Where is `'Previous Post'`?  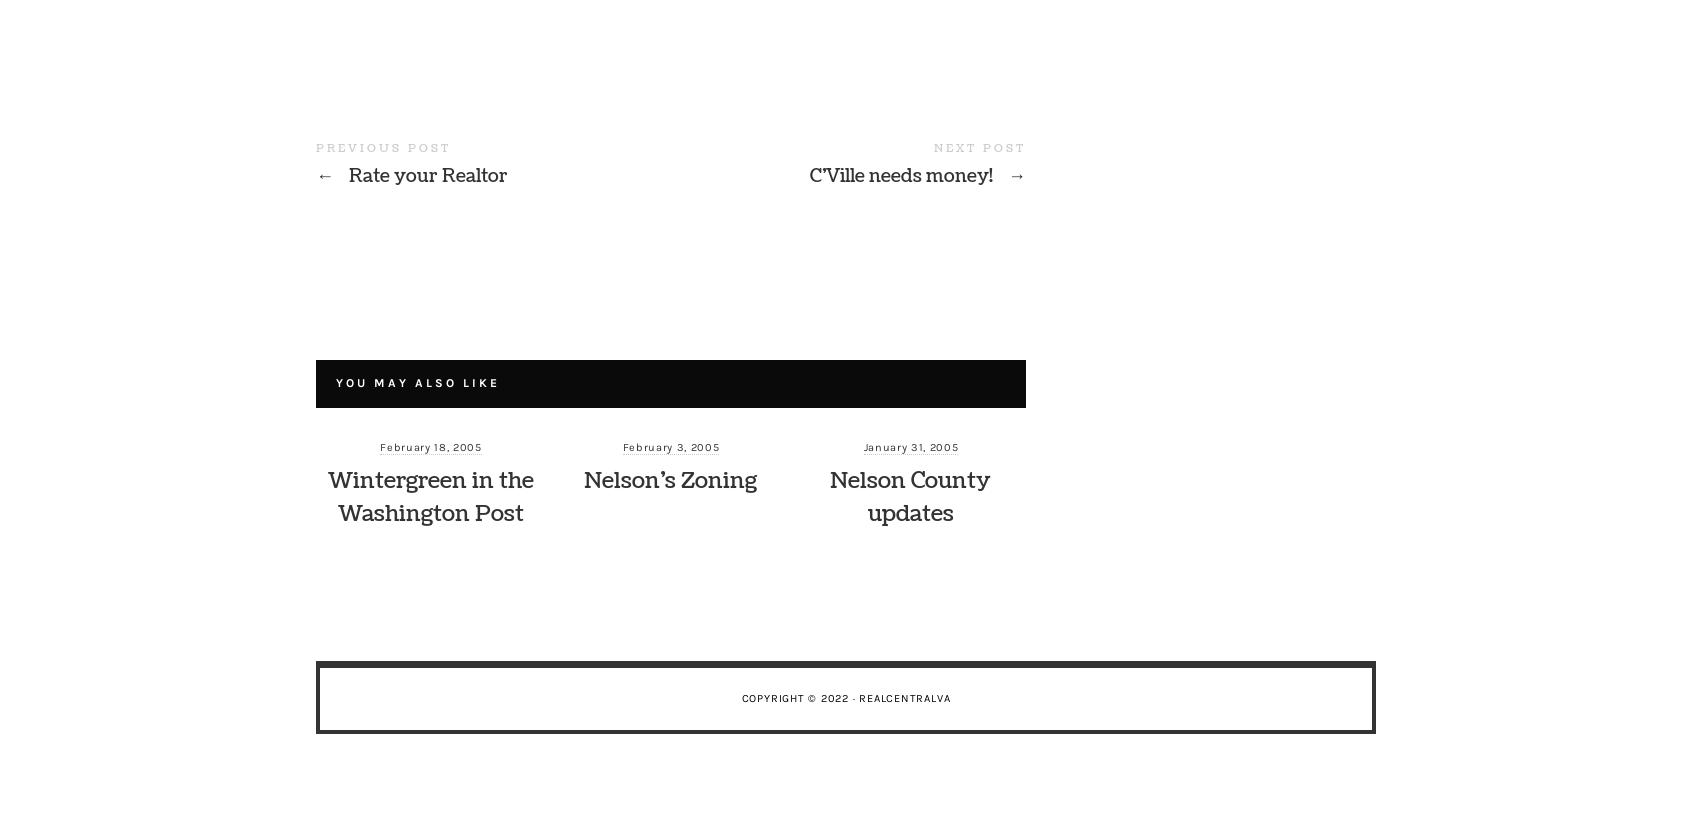 'Previous Post' is located at coordinates (383, 147).